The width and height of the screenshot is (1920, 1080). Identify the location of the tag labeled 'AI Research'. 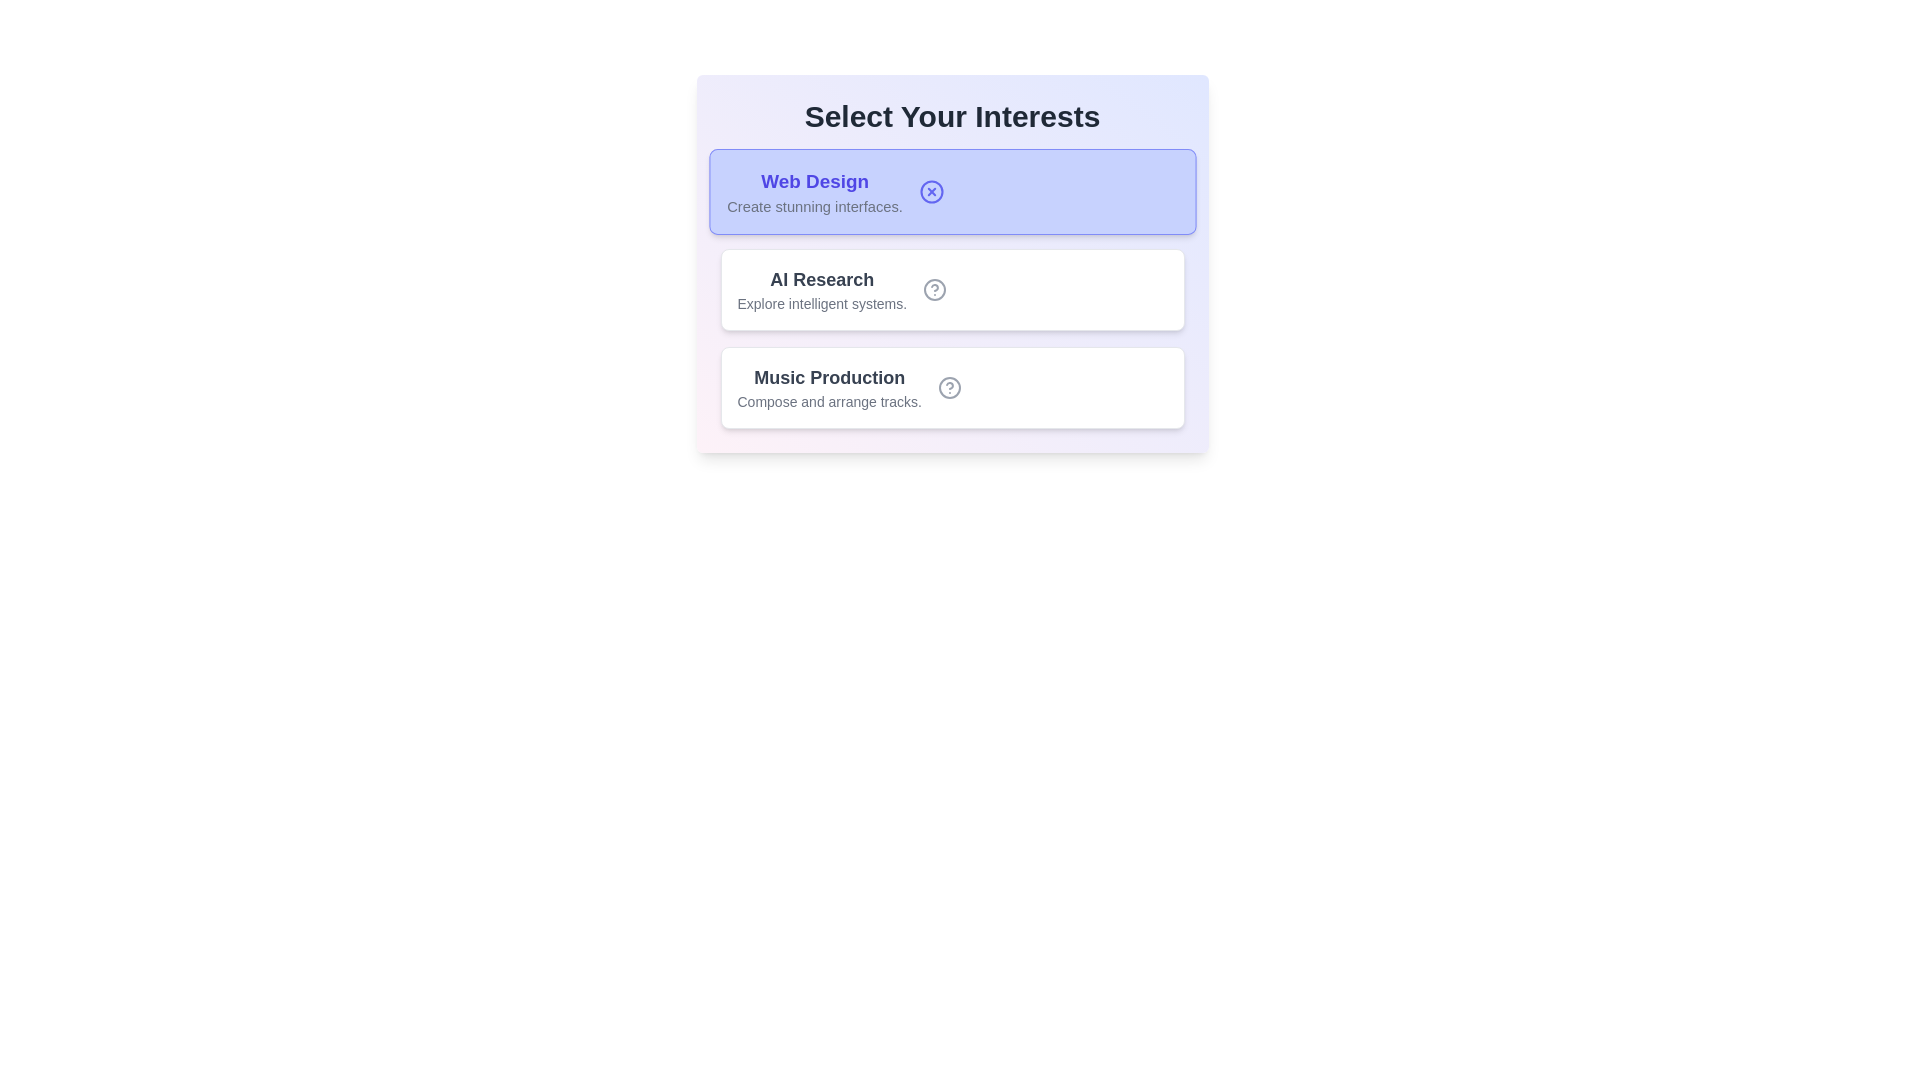
(951, 289).